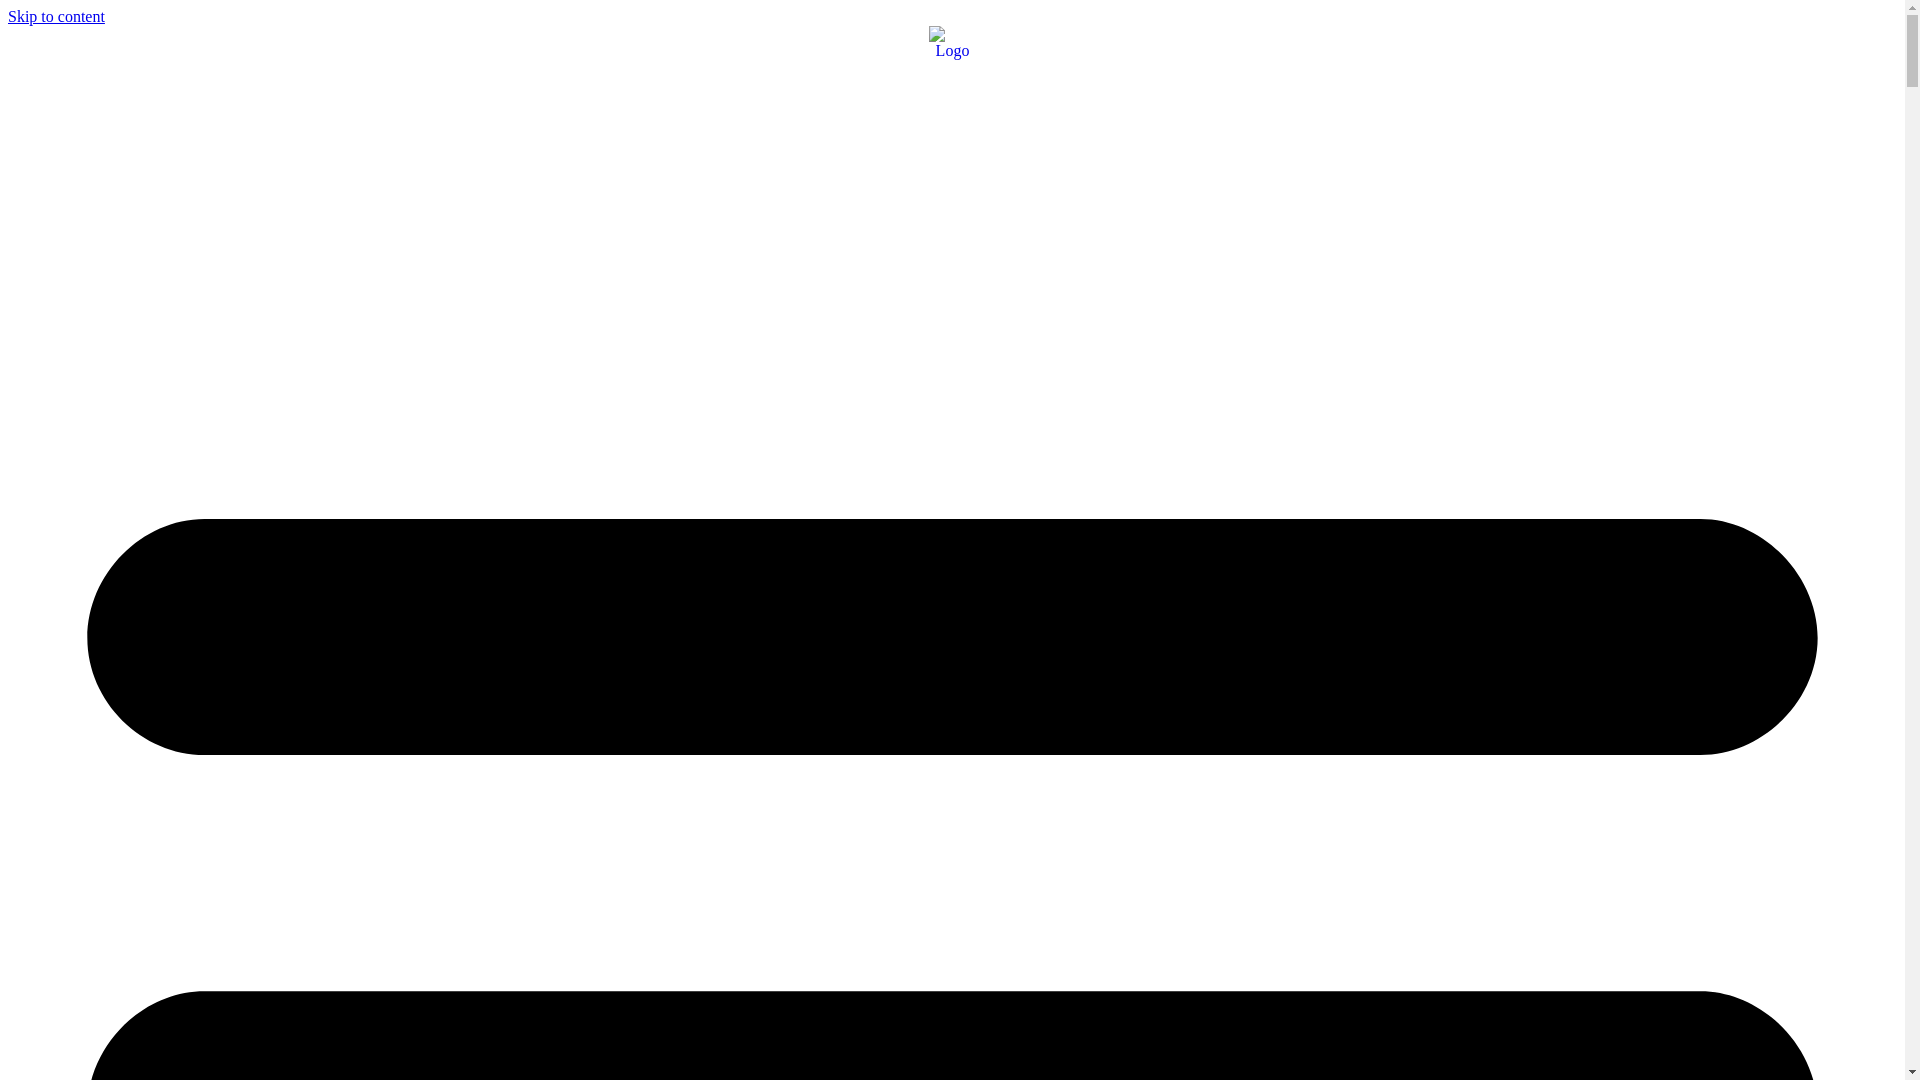 The image size is (1920, 1080). I want to click on 'Skip to content', so click(56, 16).